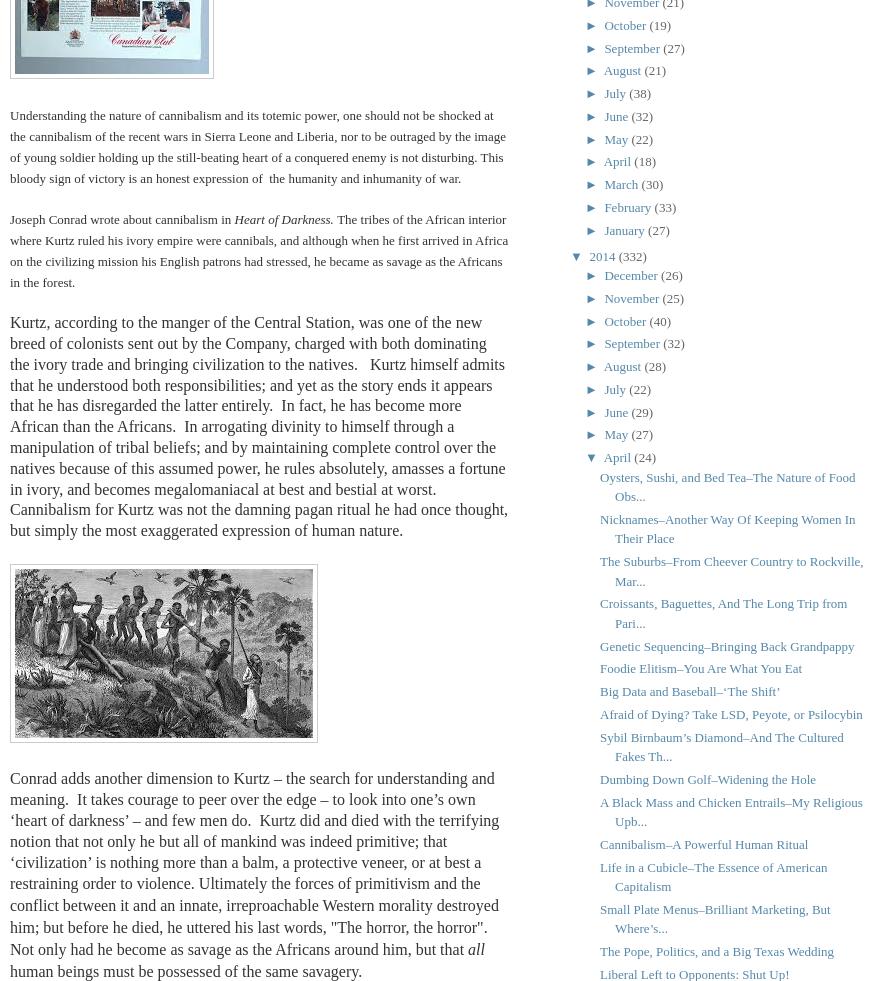 Image resolution: width=880 pixels, height=981 pixels. What do you see at coordinates (717, 951) in the screenshot?
I see `'The Pope, Politics, and a Big Texas Wedding'` at bounding box center [717, 951].